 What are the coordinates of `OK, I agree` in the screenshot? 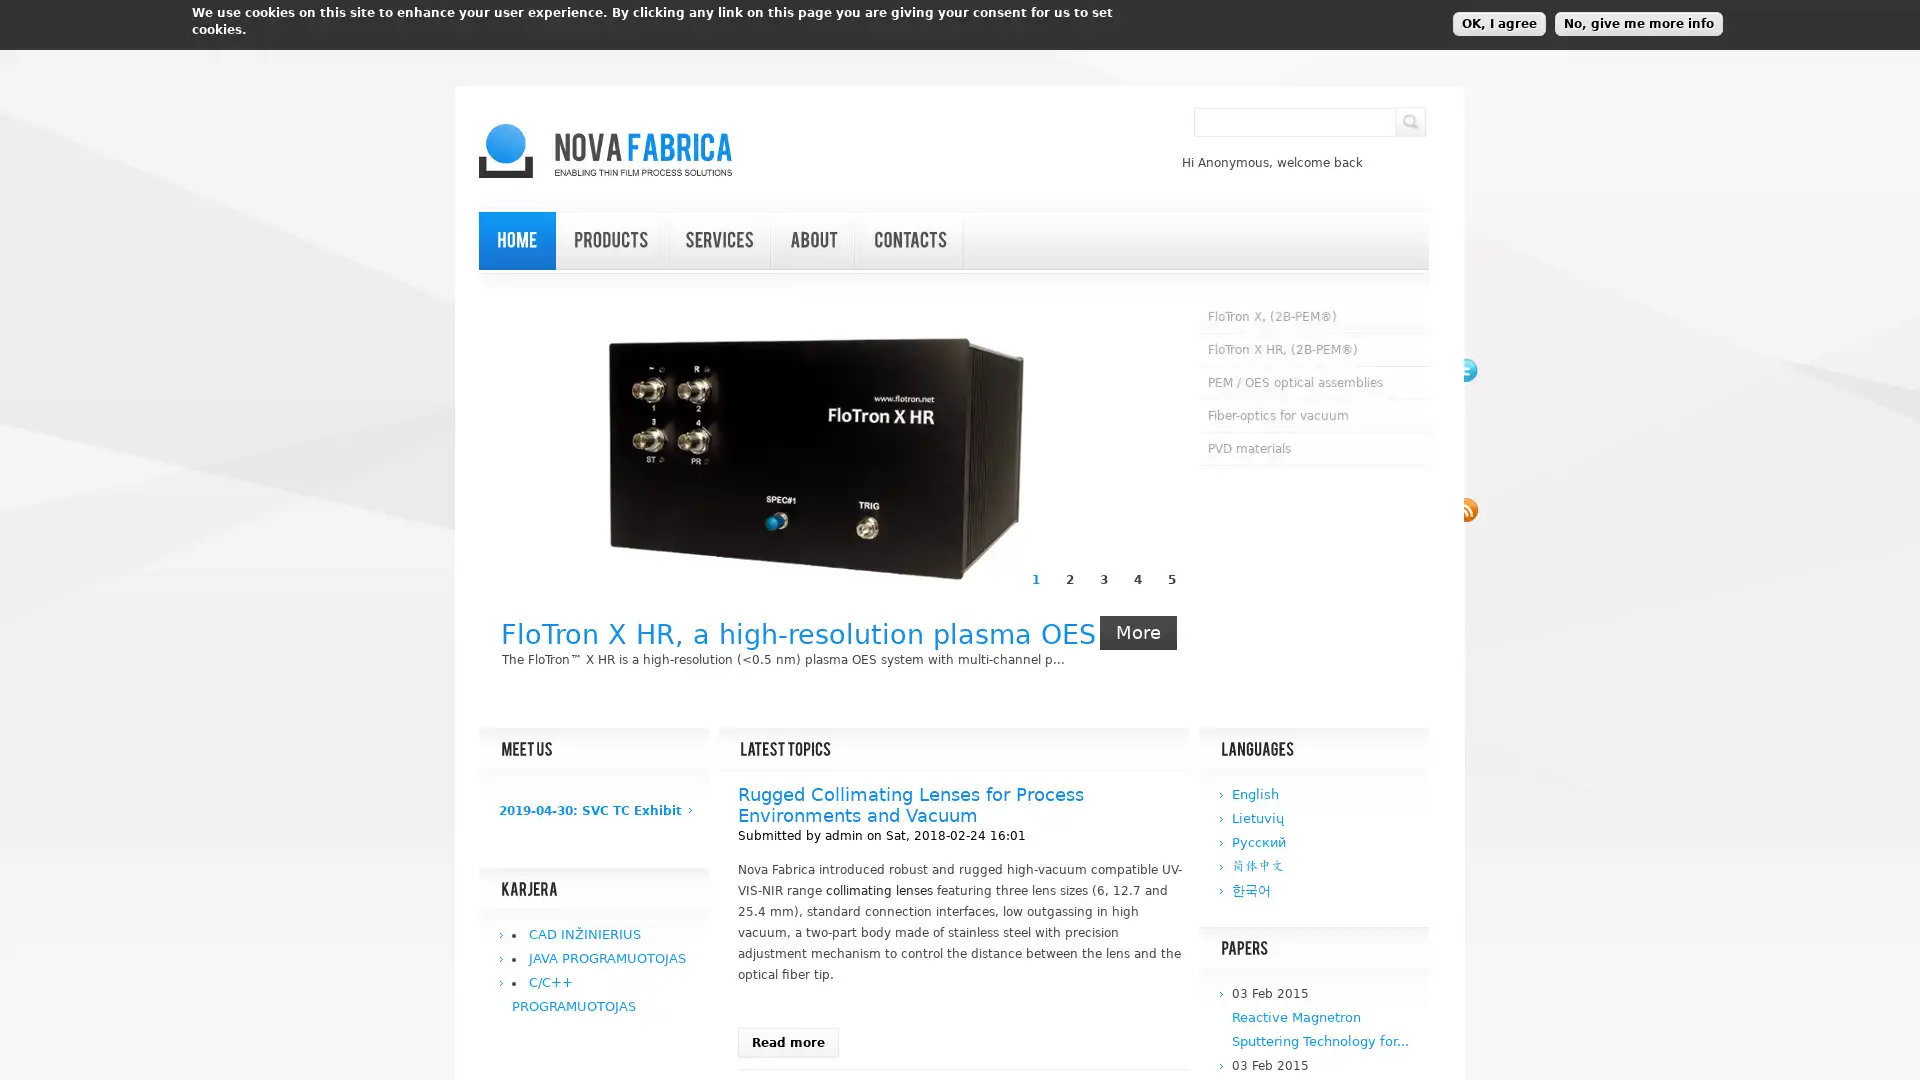 It's located at (1499, 23).